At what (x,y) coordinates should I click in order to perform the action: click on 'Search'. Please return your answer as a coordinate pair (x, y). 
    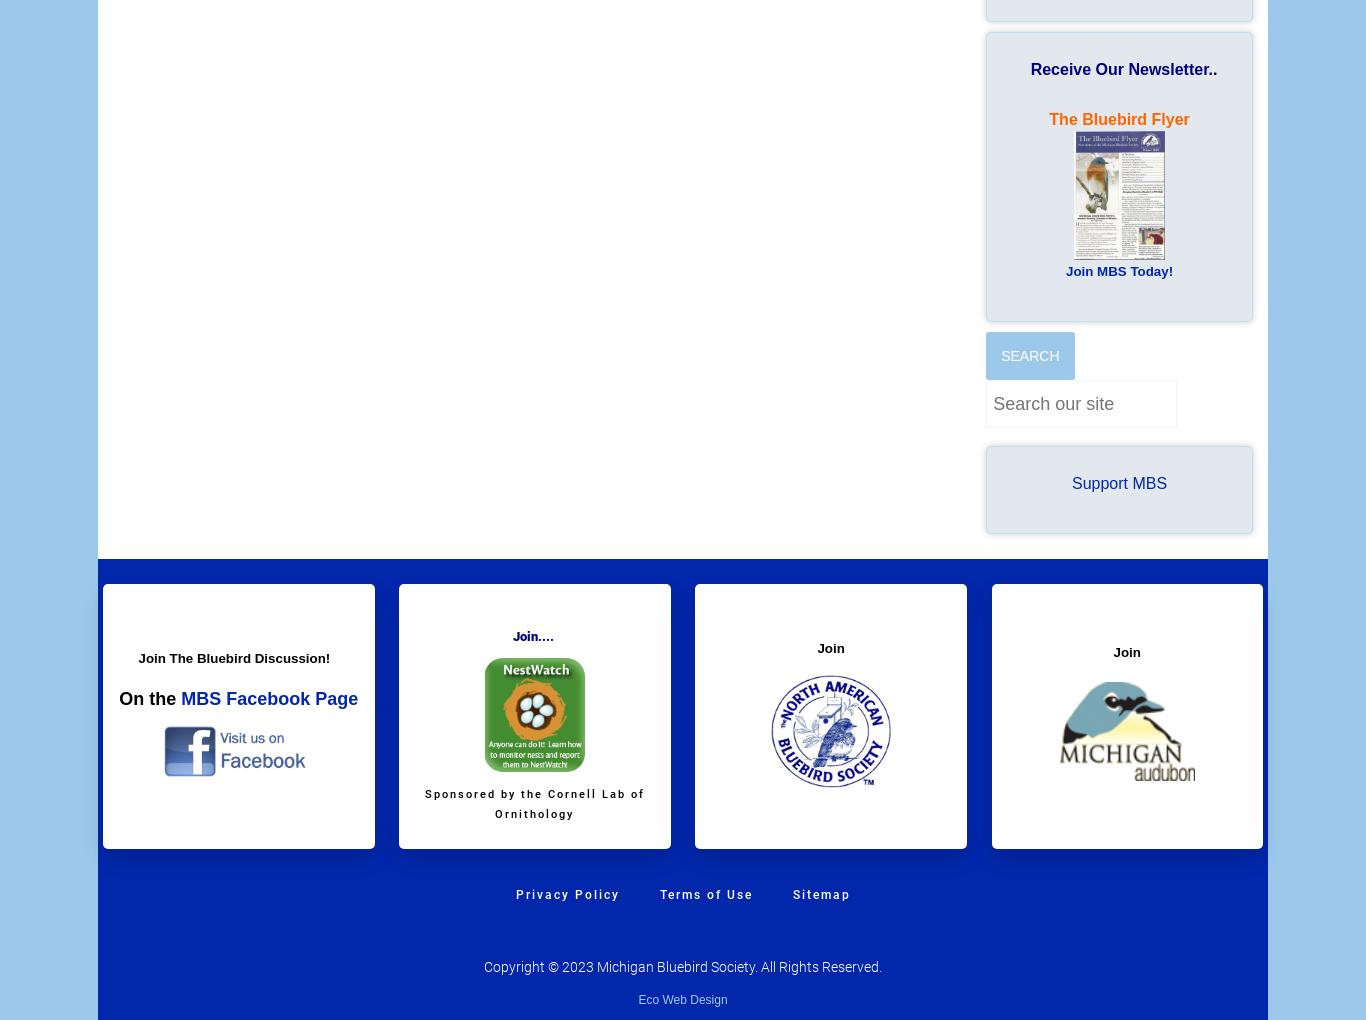
    Looking at the image, I should click on (1028, 354).